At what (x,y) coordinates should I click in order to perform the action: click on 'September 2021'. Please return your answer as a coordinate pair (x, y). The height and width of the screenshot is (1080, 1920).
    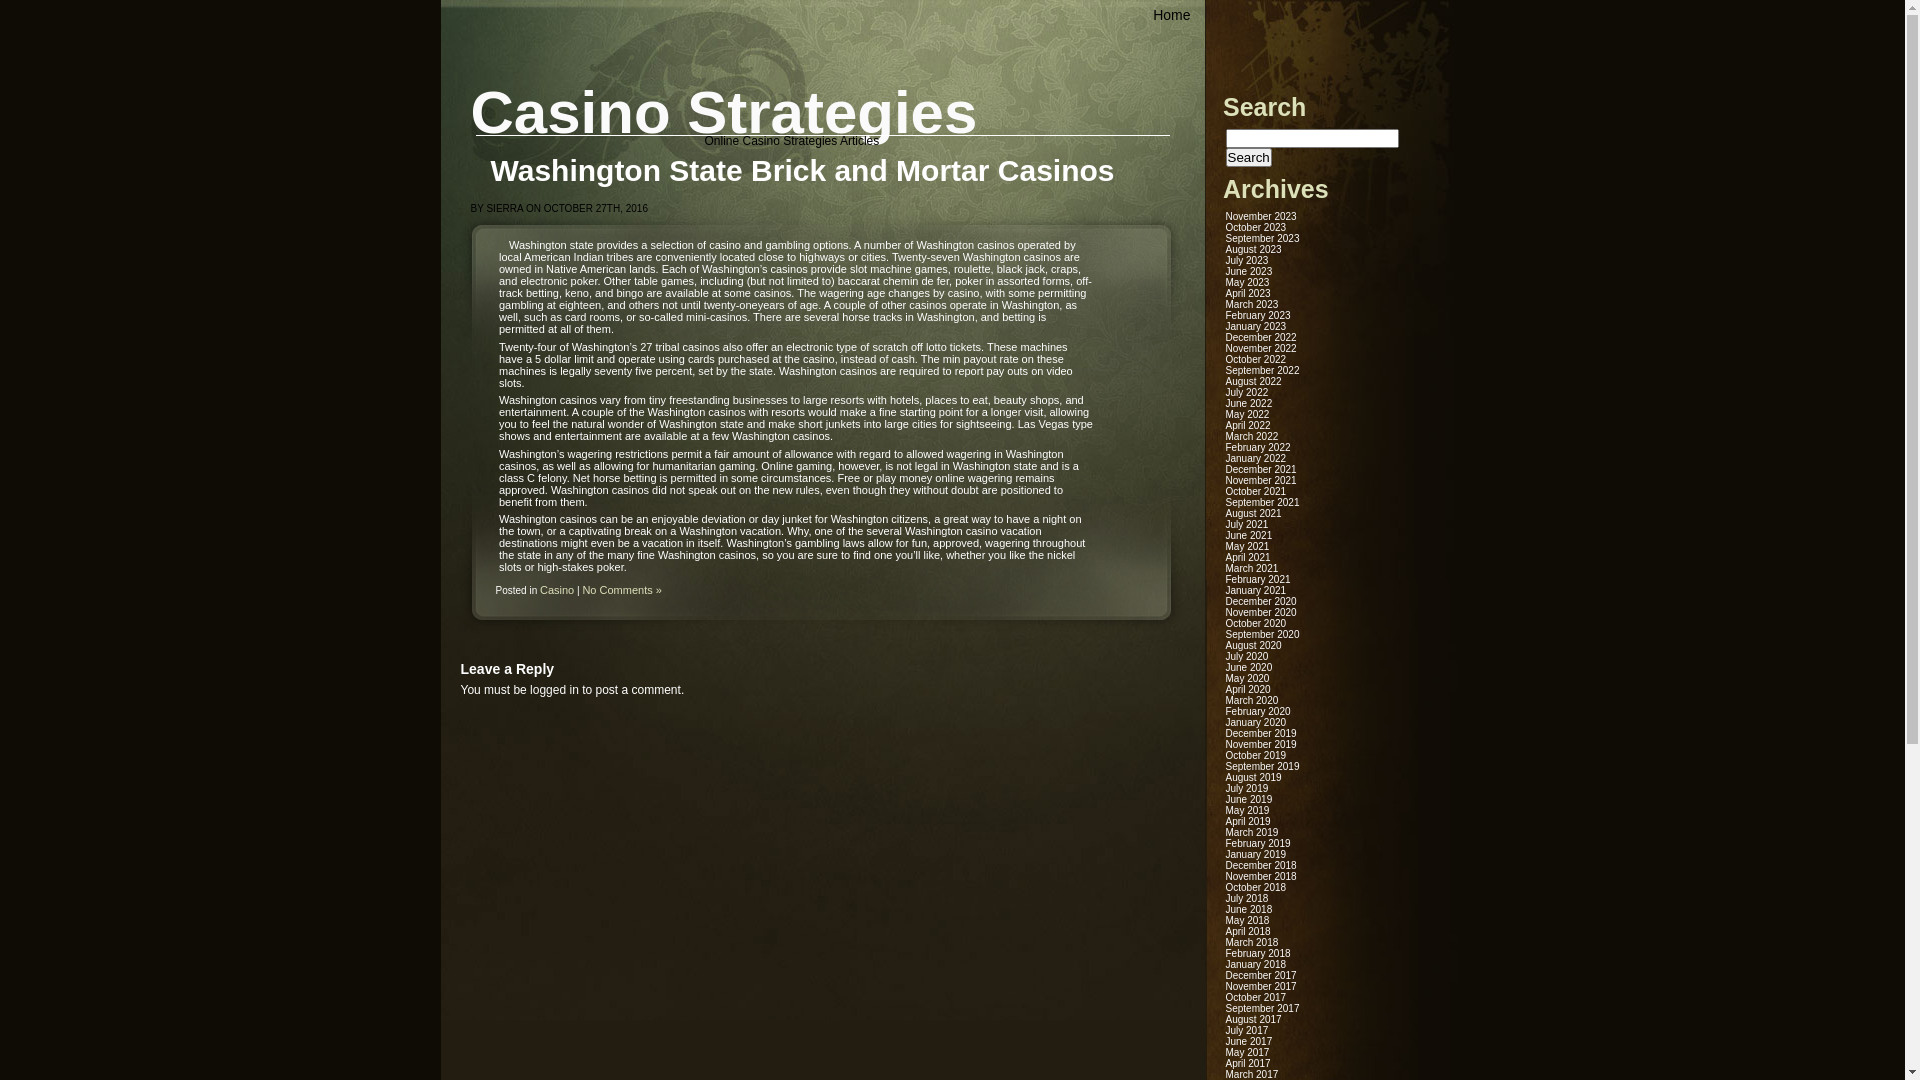
    Looking at the image, I should click on (1224, 501).